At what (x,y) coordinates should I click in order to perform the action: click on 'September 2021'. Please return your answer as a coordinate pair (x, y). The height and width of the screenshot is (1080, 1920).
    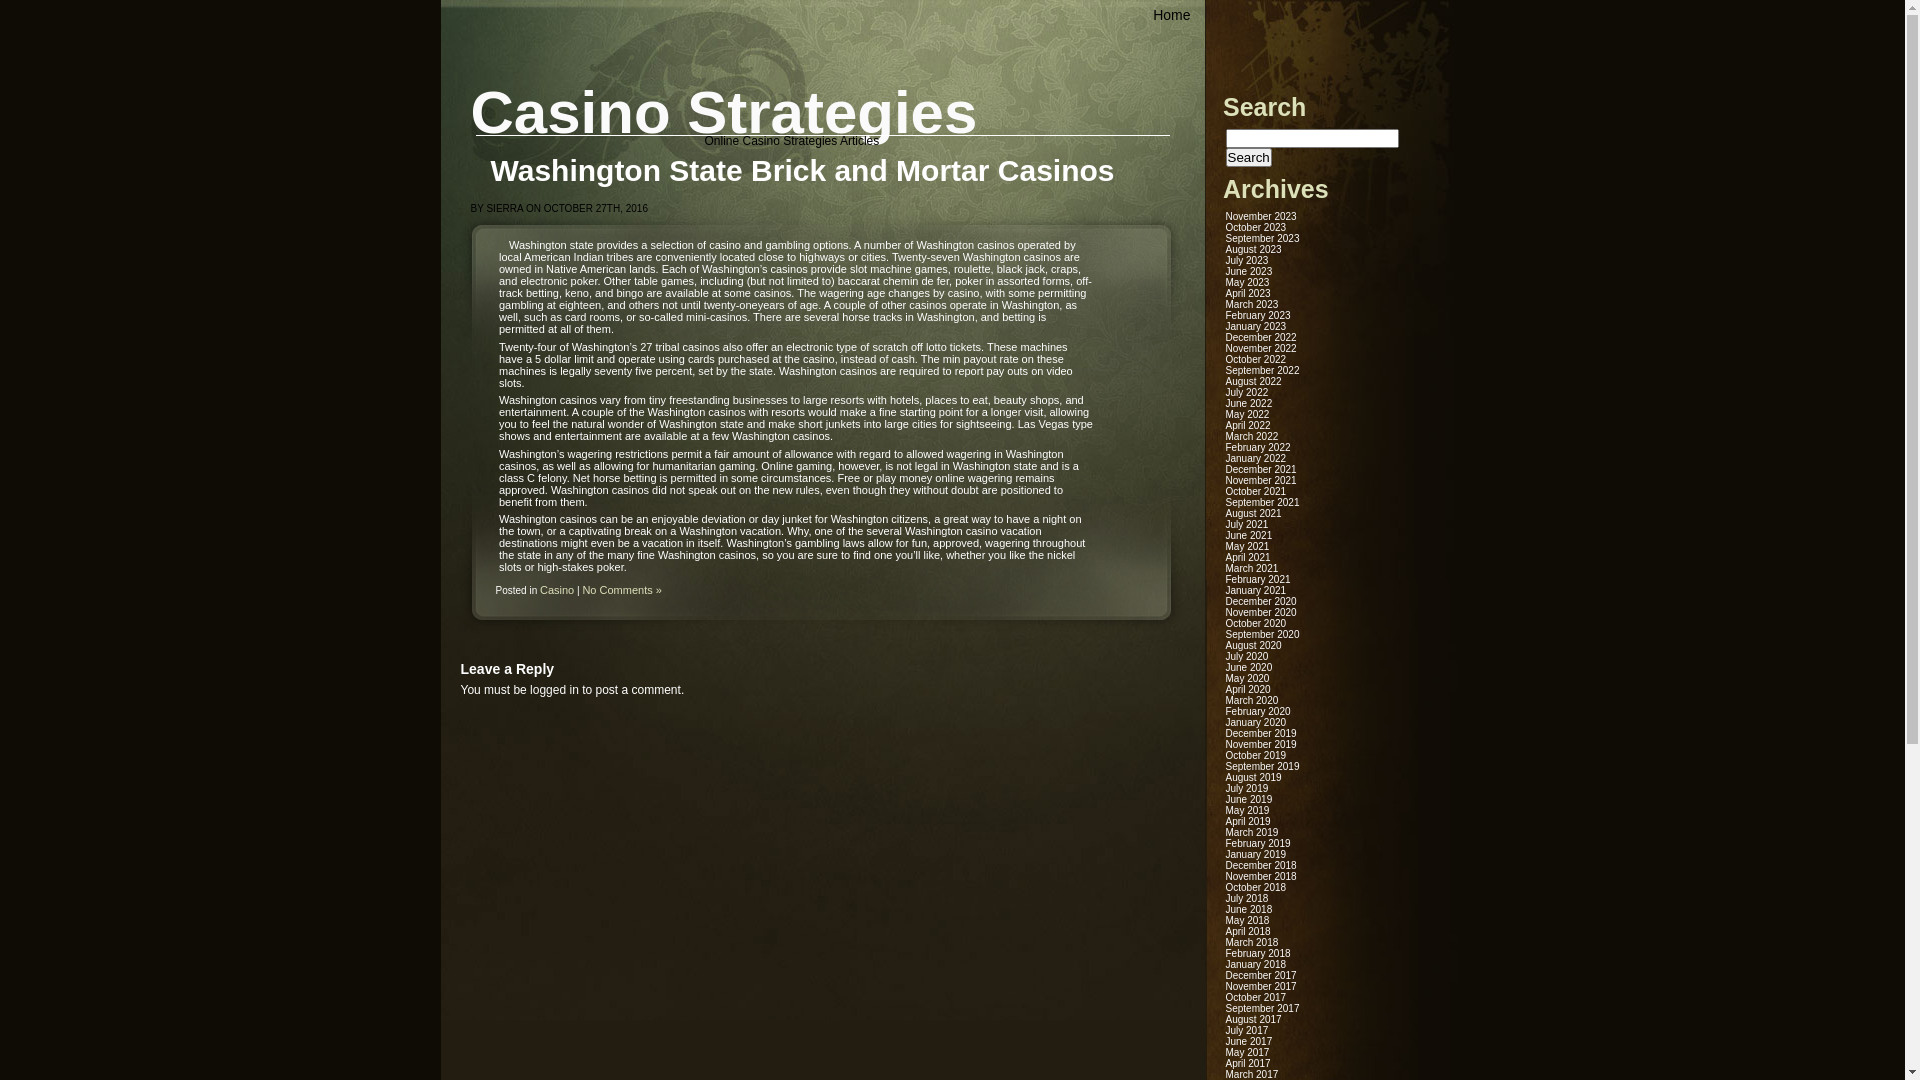
    Looking at the image, I should click on (1224, 501).